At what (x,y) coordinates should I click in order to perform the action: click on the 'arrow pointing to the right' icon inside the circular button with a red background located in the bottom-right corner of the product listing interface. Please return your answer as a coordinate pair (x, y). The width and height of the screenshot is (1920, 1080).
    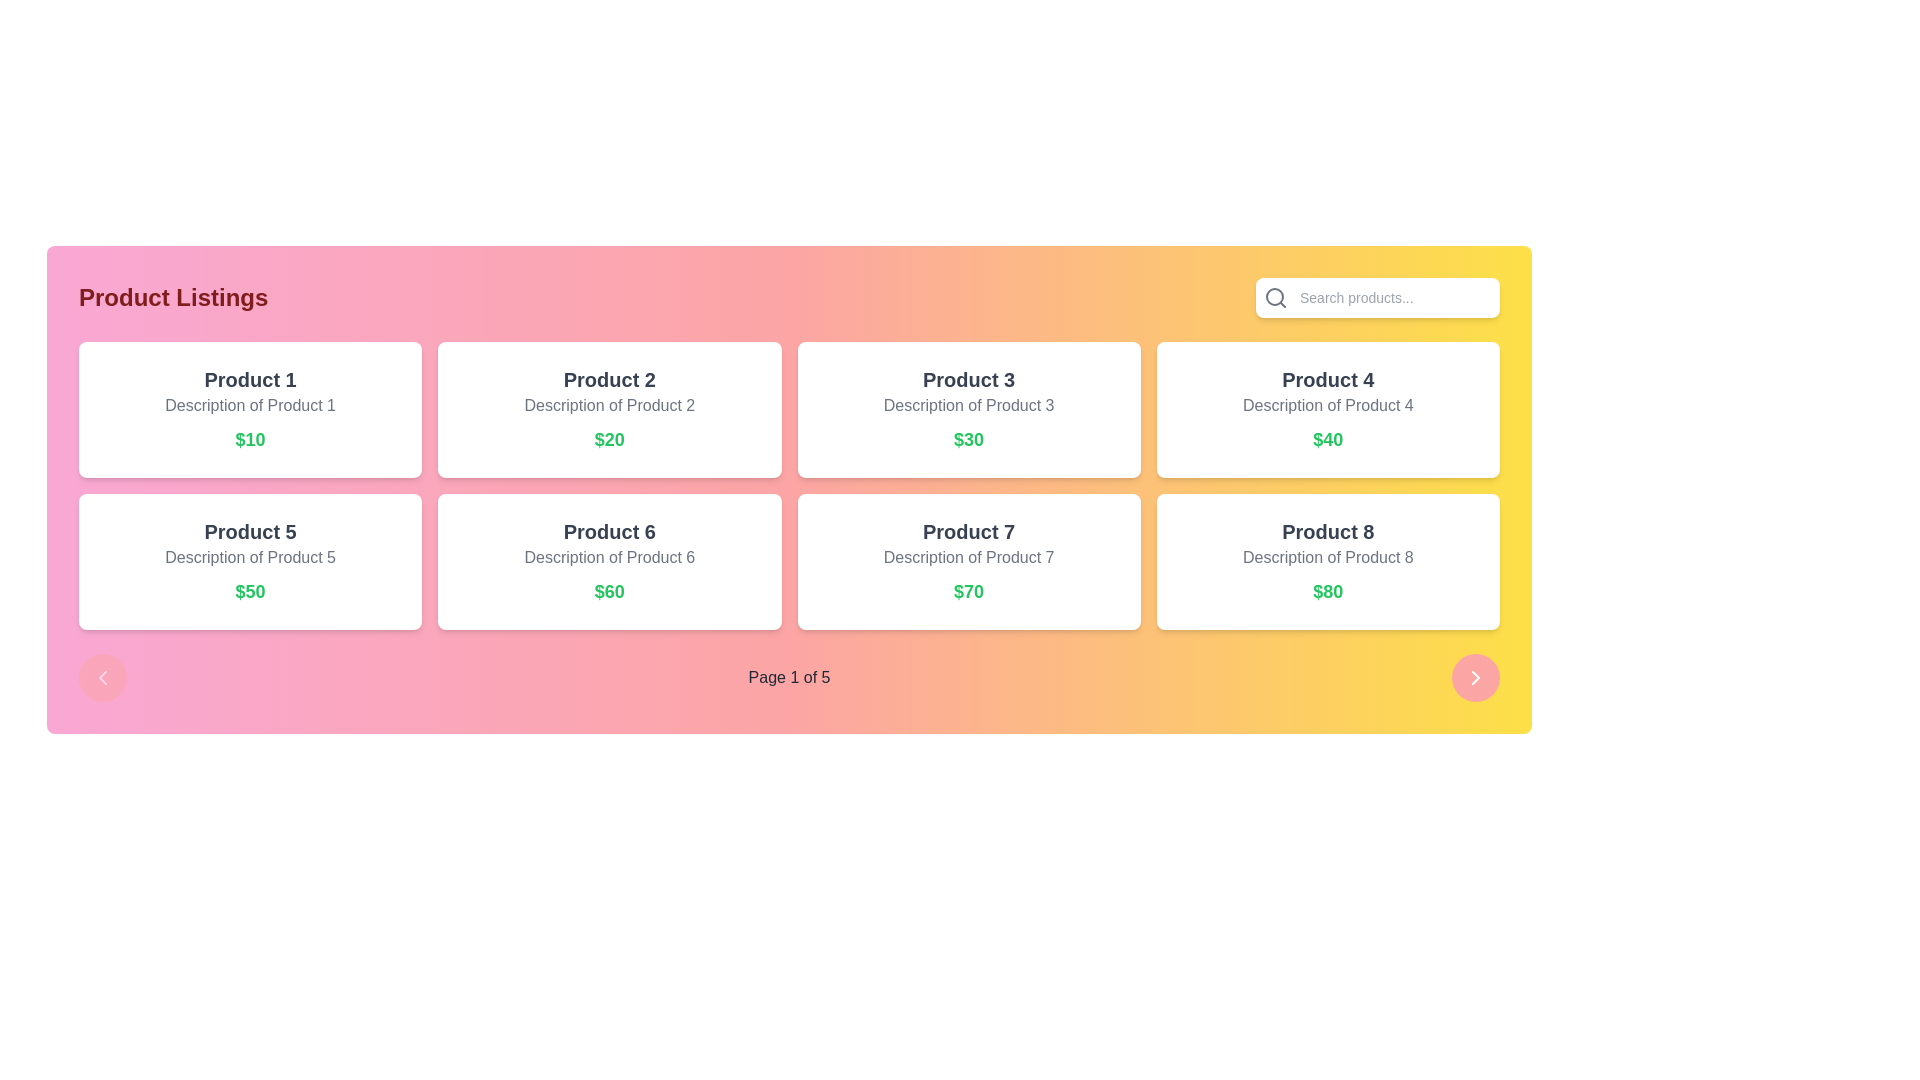
    Looking at the image, I should click on (1475, 677).